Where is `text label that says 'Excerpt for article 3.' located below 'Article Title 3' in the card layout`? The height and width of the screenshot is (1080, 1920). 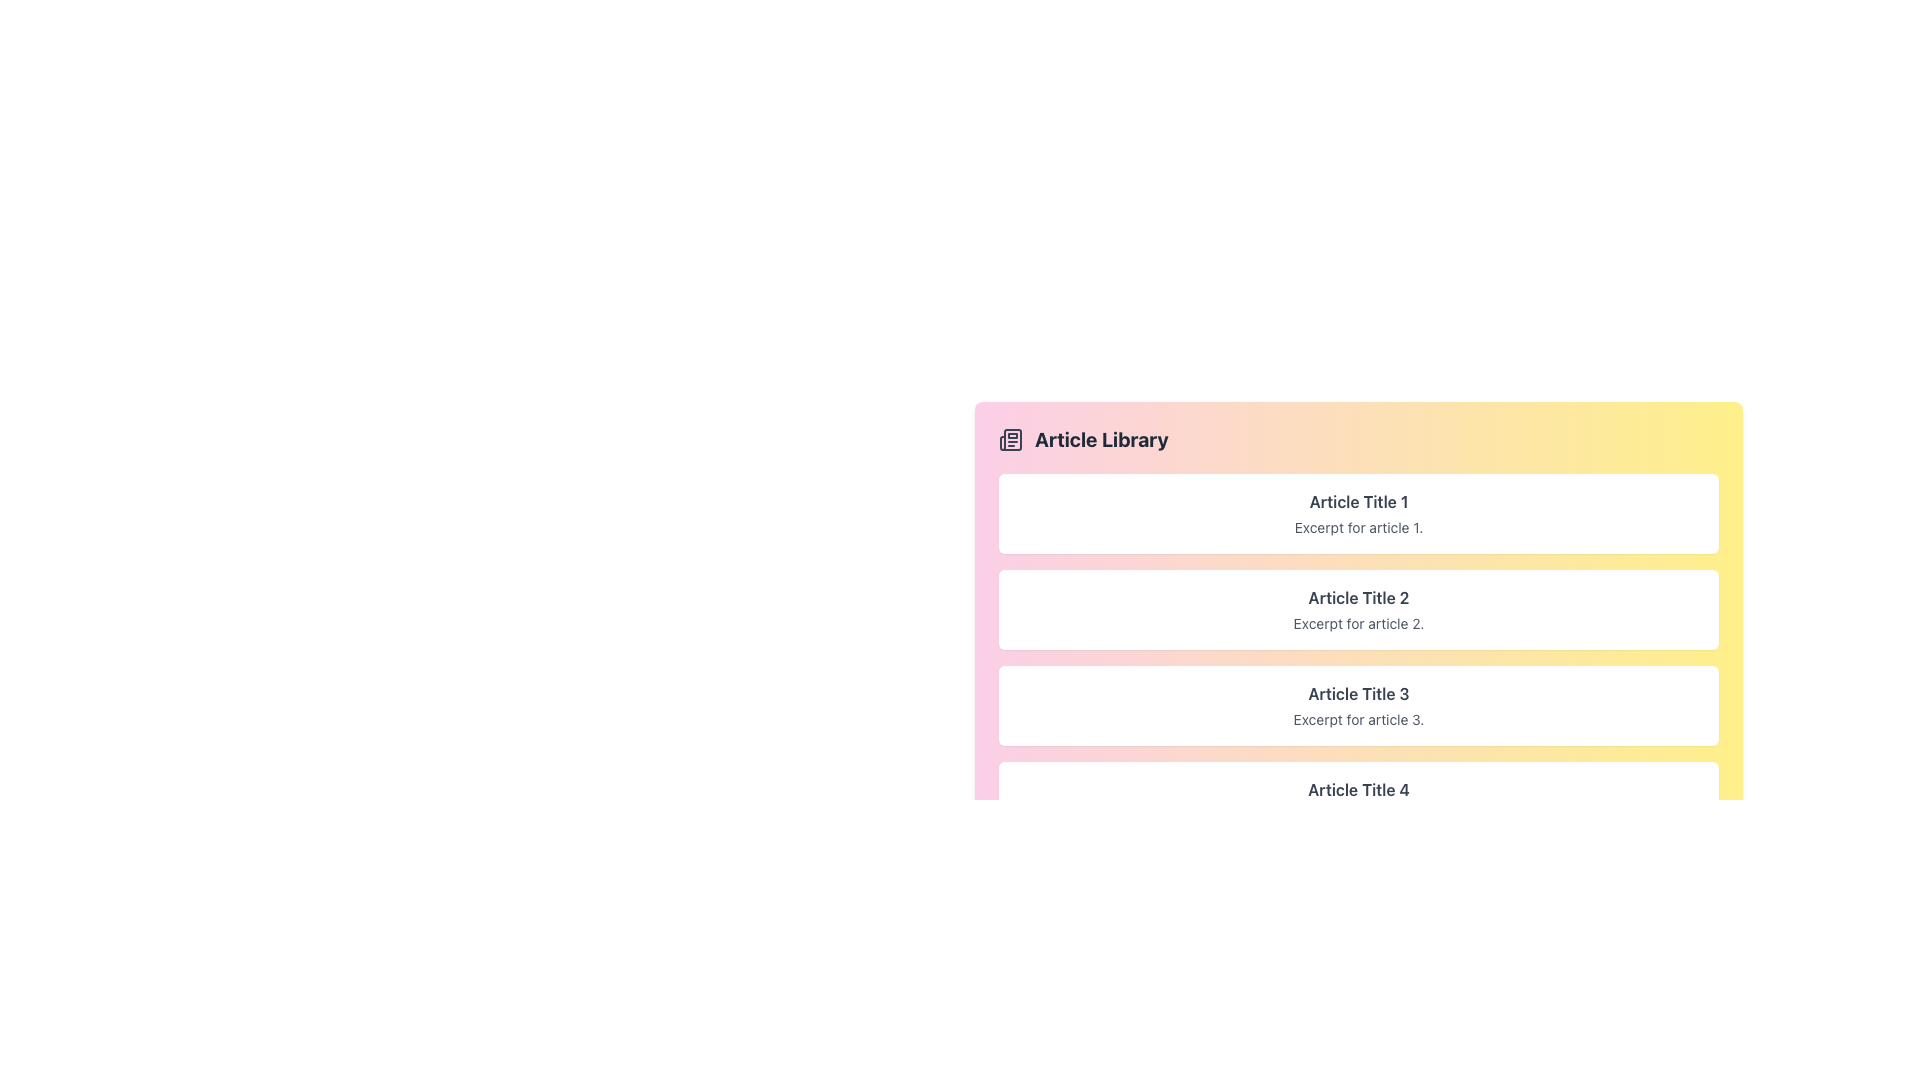
text label that says 'Excerpt for article 3.' located below 'Article Title 3' in the card layout is located at coordinates (1358, 720).